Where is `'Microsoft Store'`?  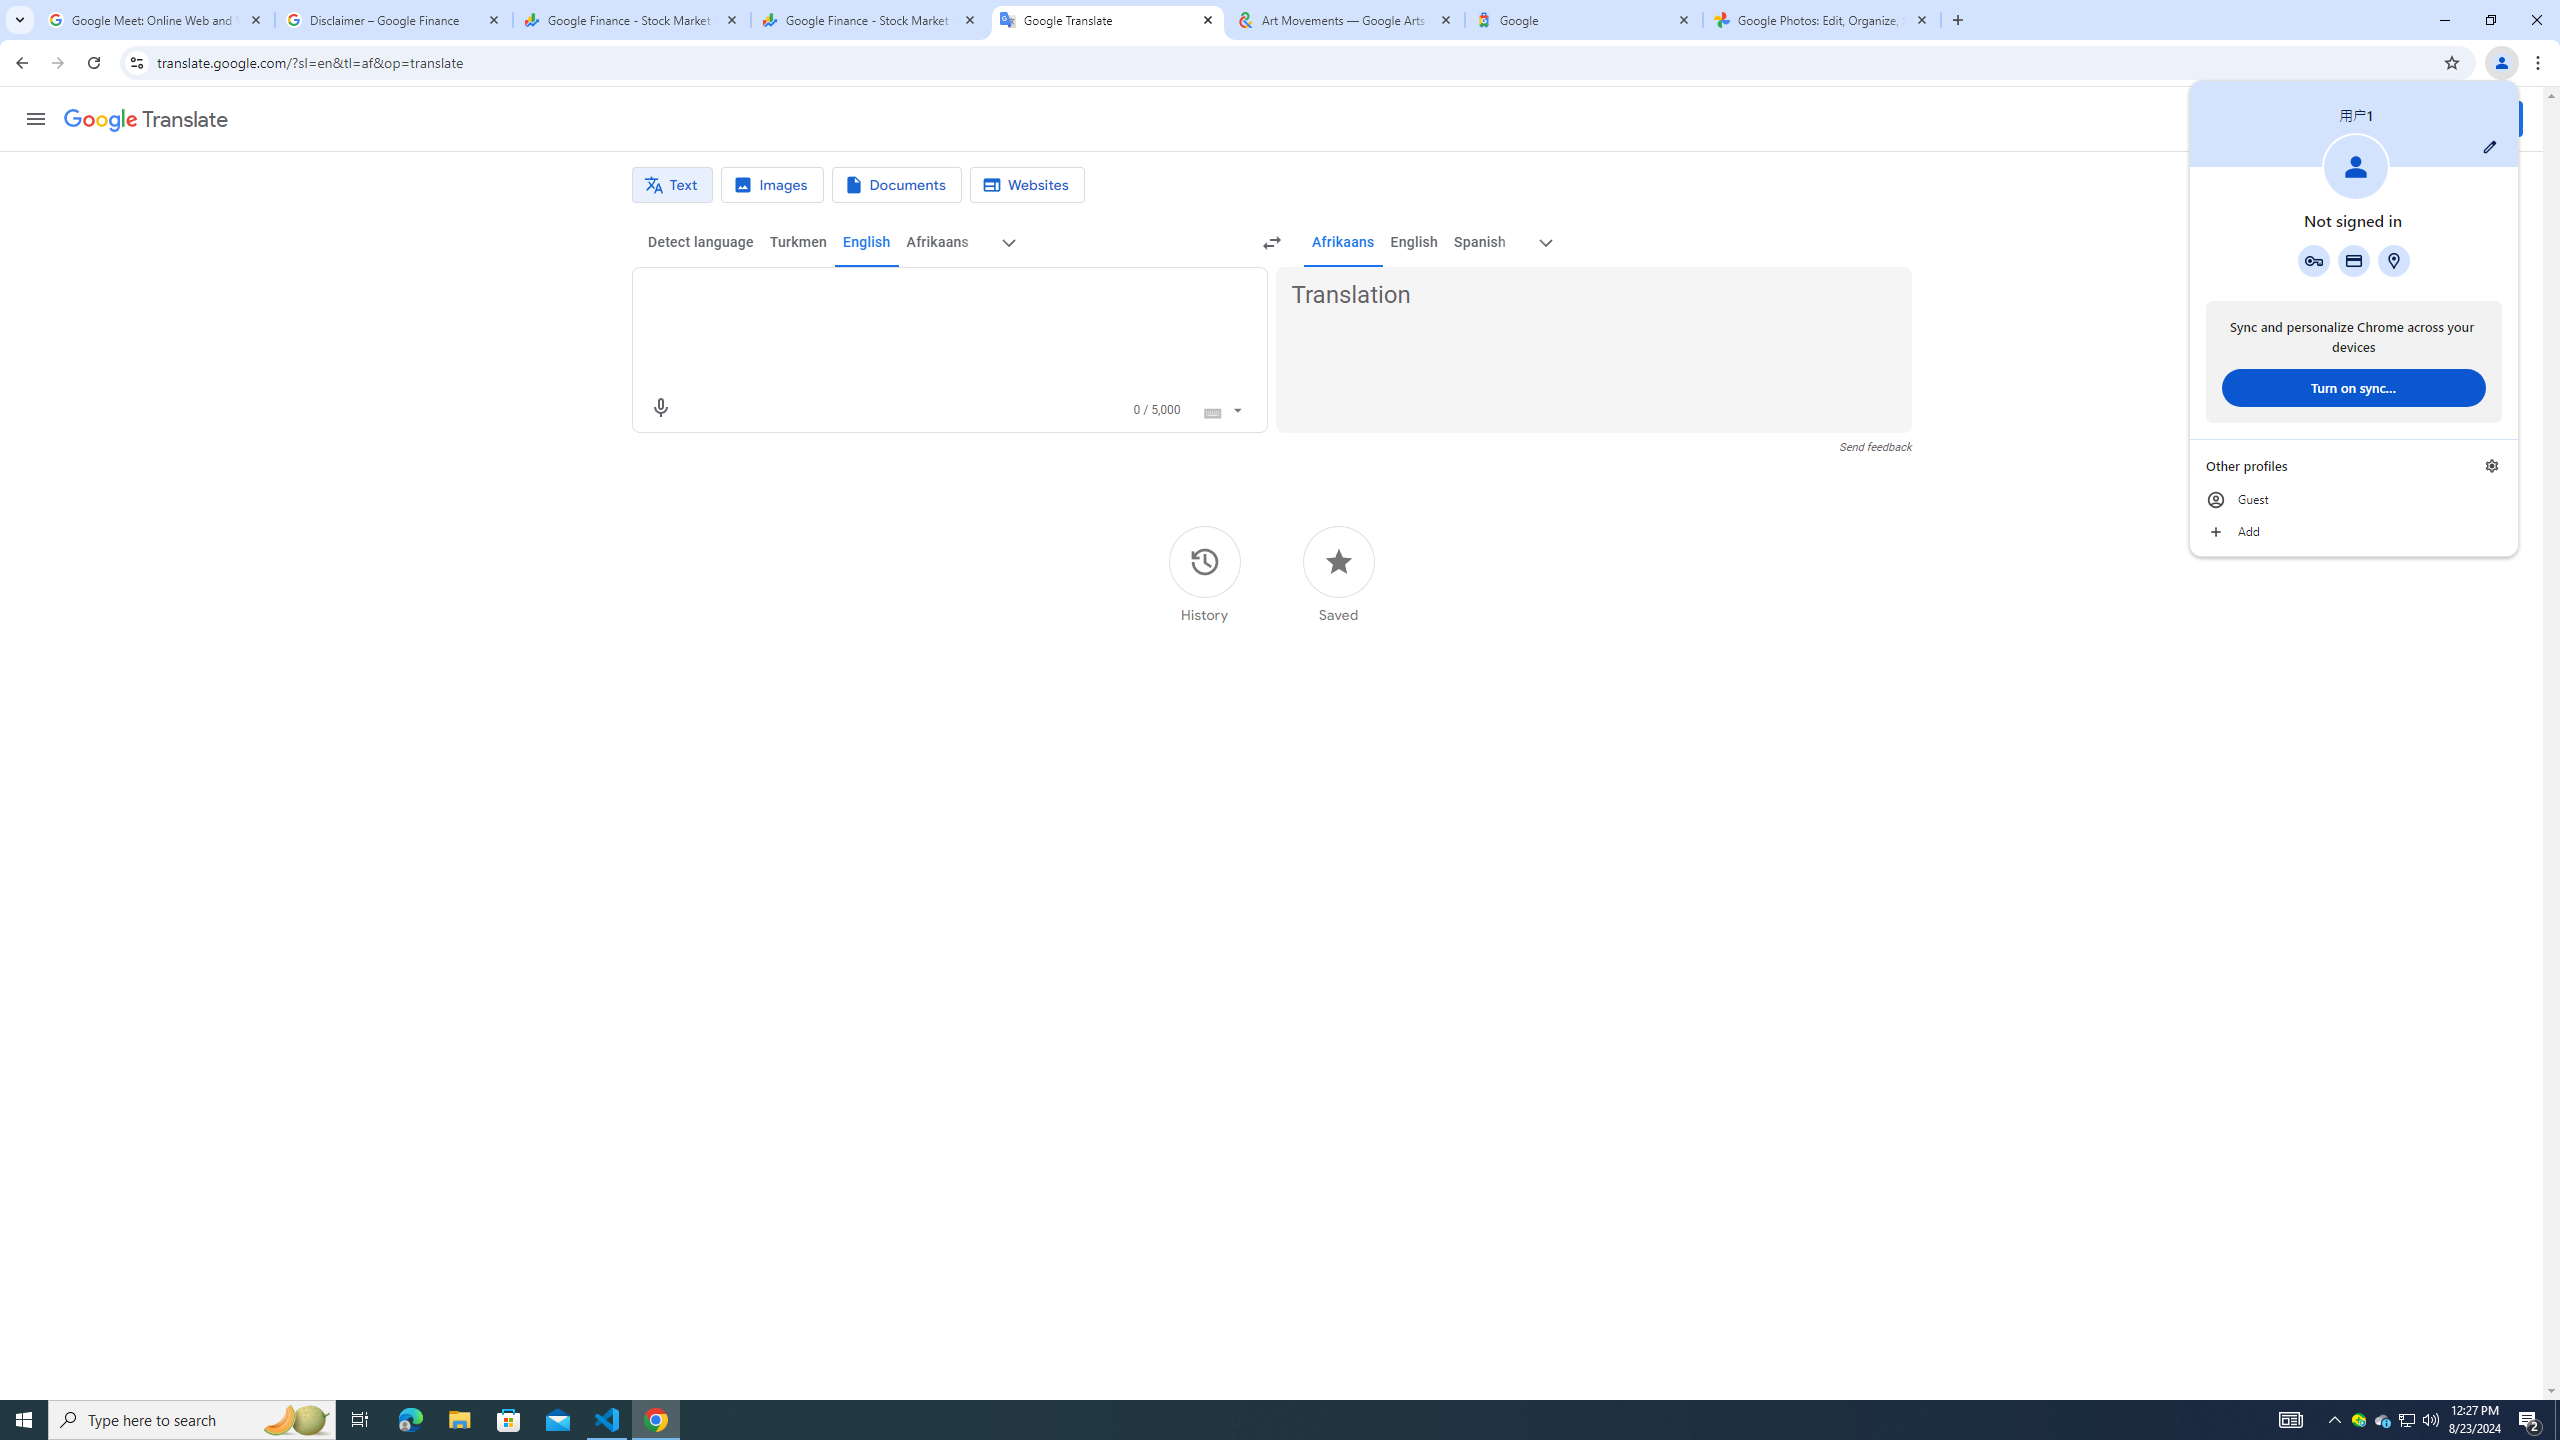
'Microsoft Store' is located at coordinates (509, 1418).